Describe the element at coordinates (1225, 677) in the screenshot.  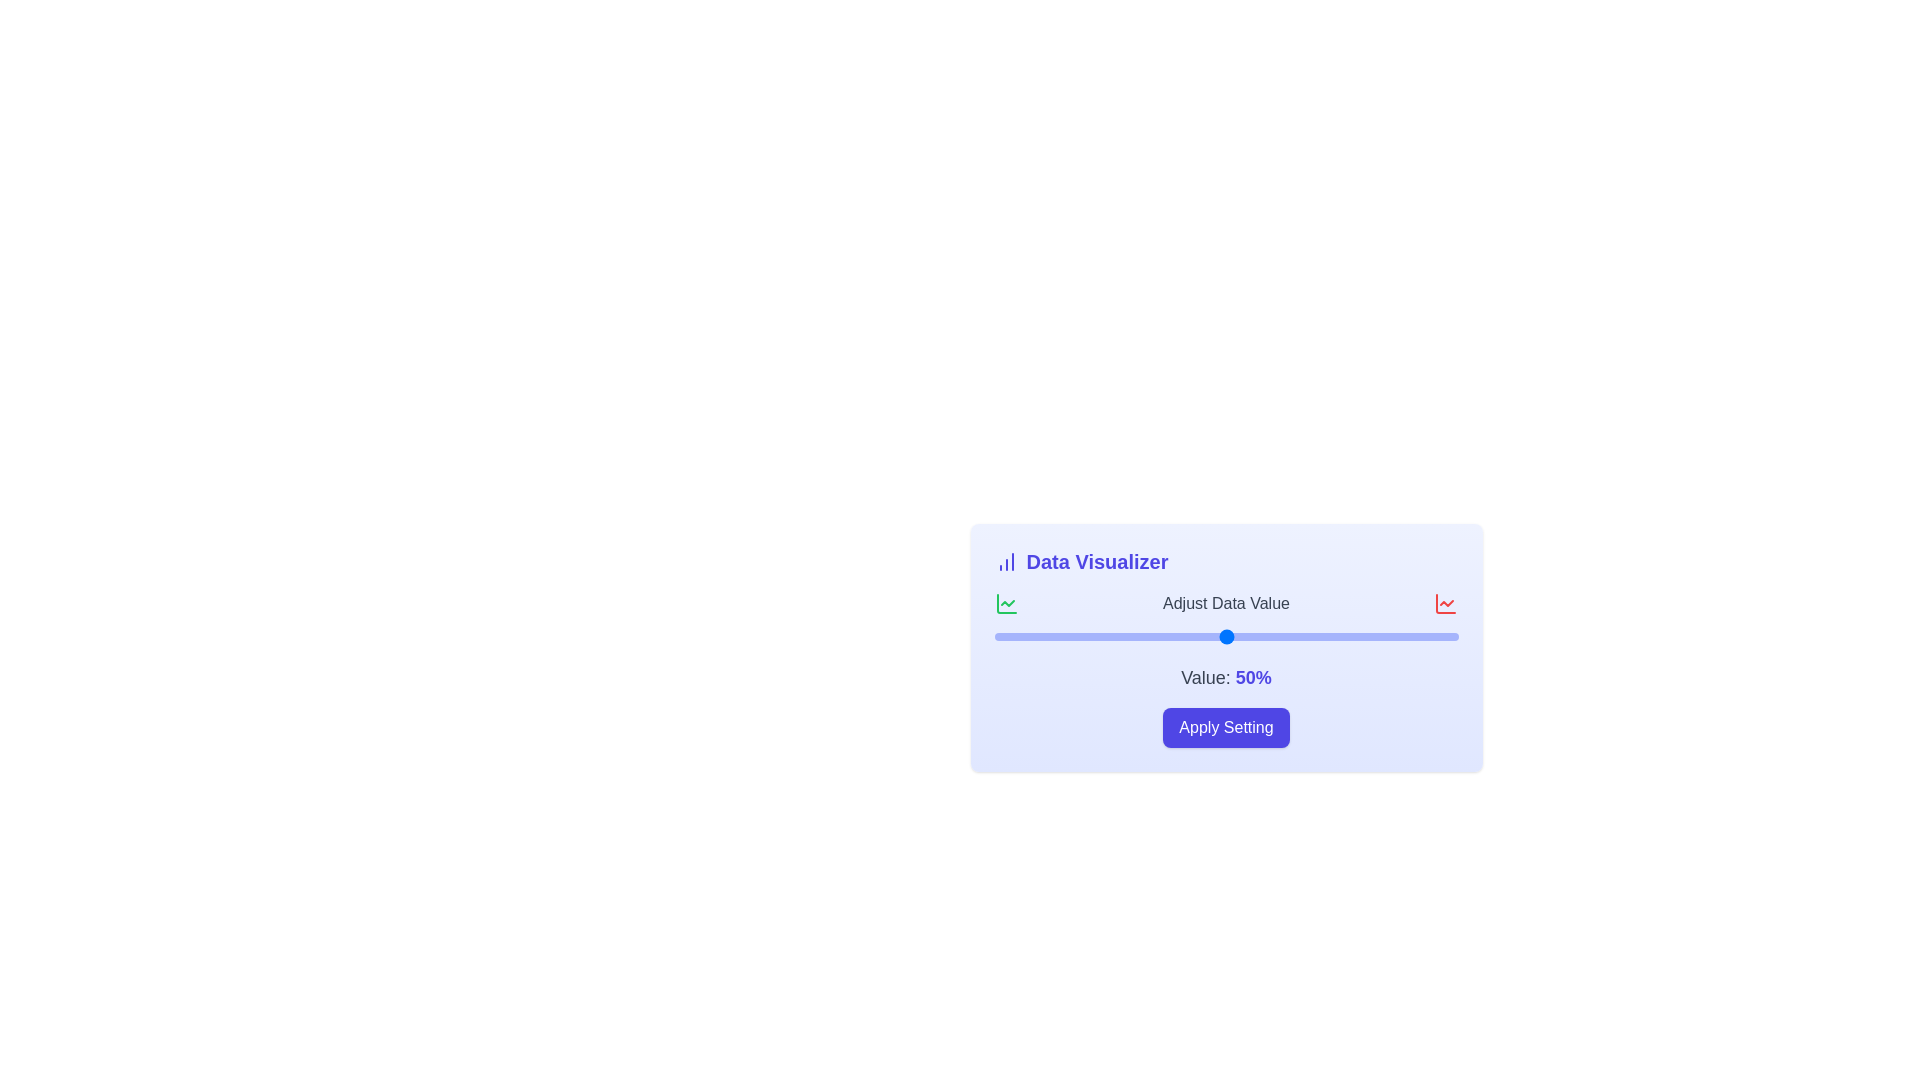
I see `the text label displaying 'Value: 50%' that is centered under the slider and above the 'Apply Setting' button in the 'Data Visualizer' section` at that location.